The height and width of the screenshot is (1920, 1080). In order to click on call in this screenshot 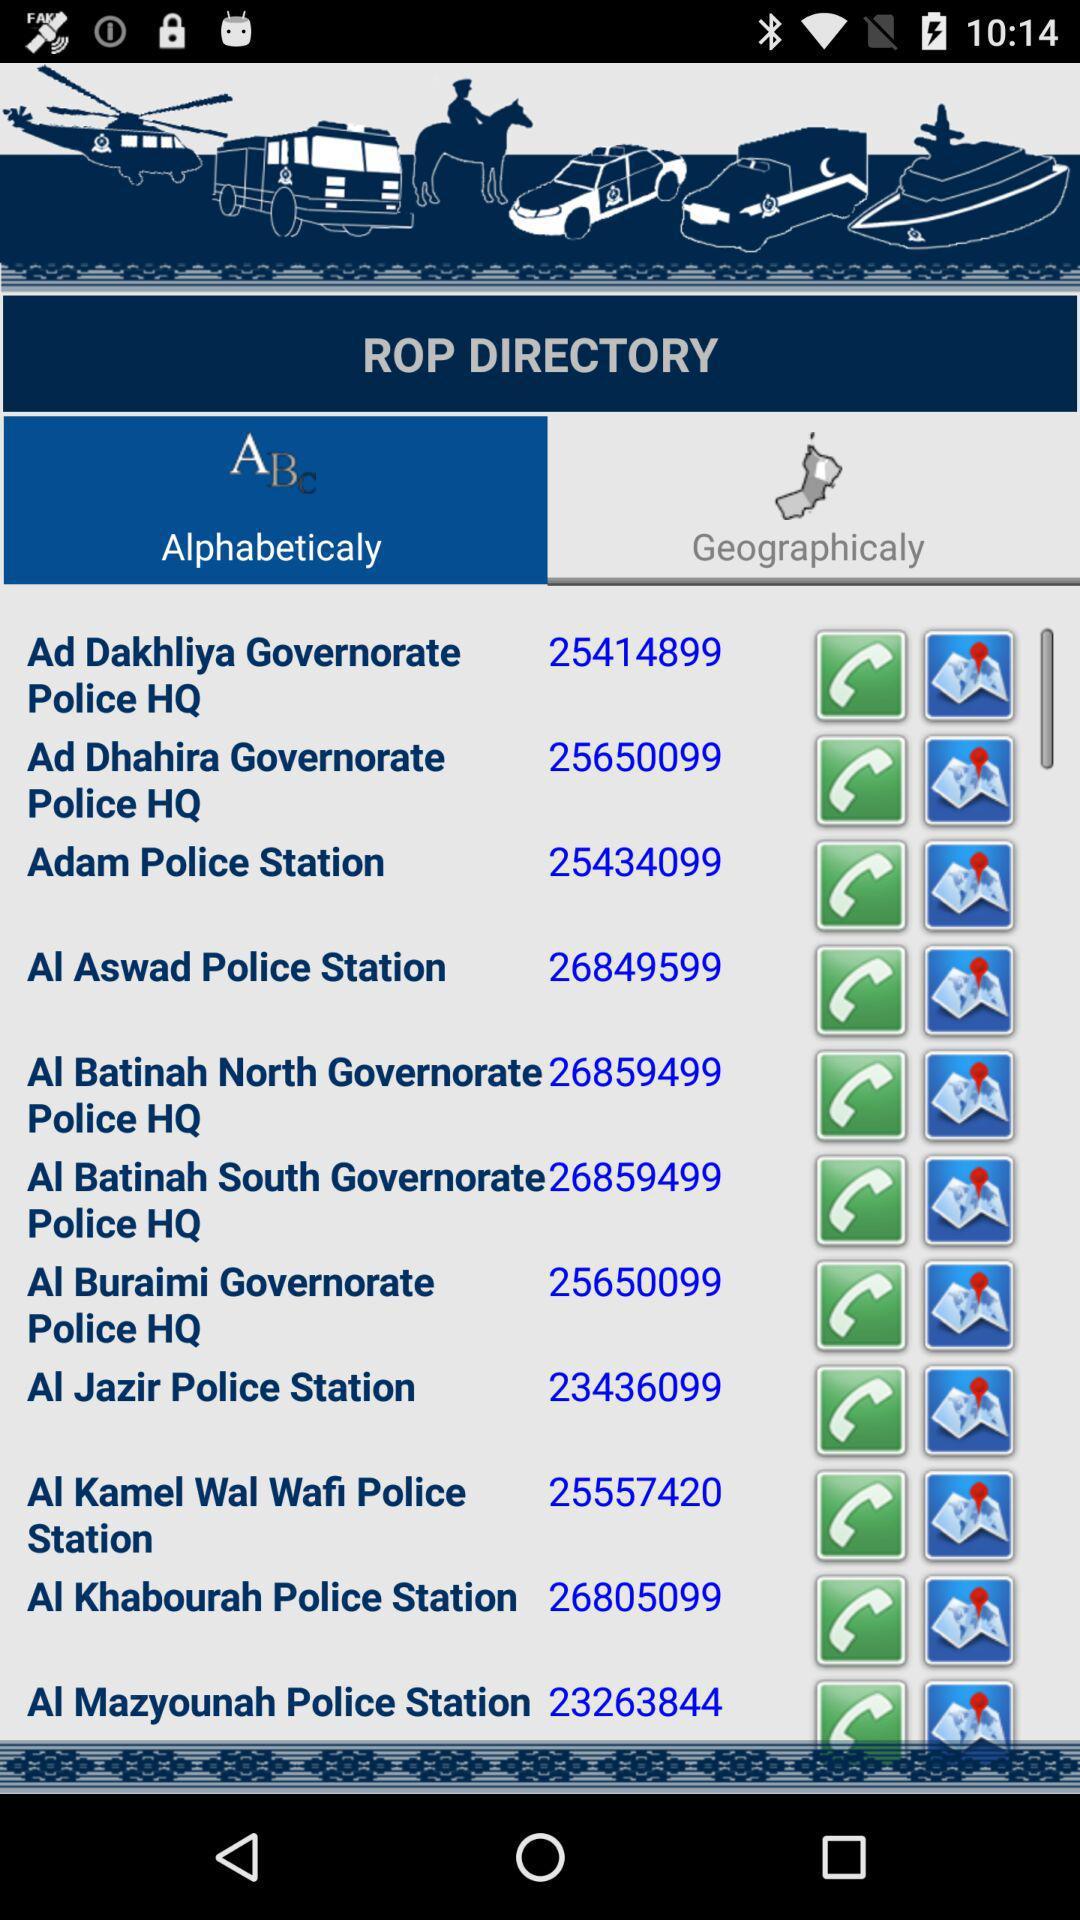, I will do `click(859, 780)`.